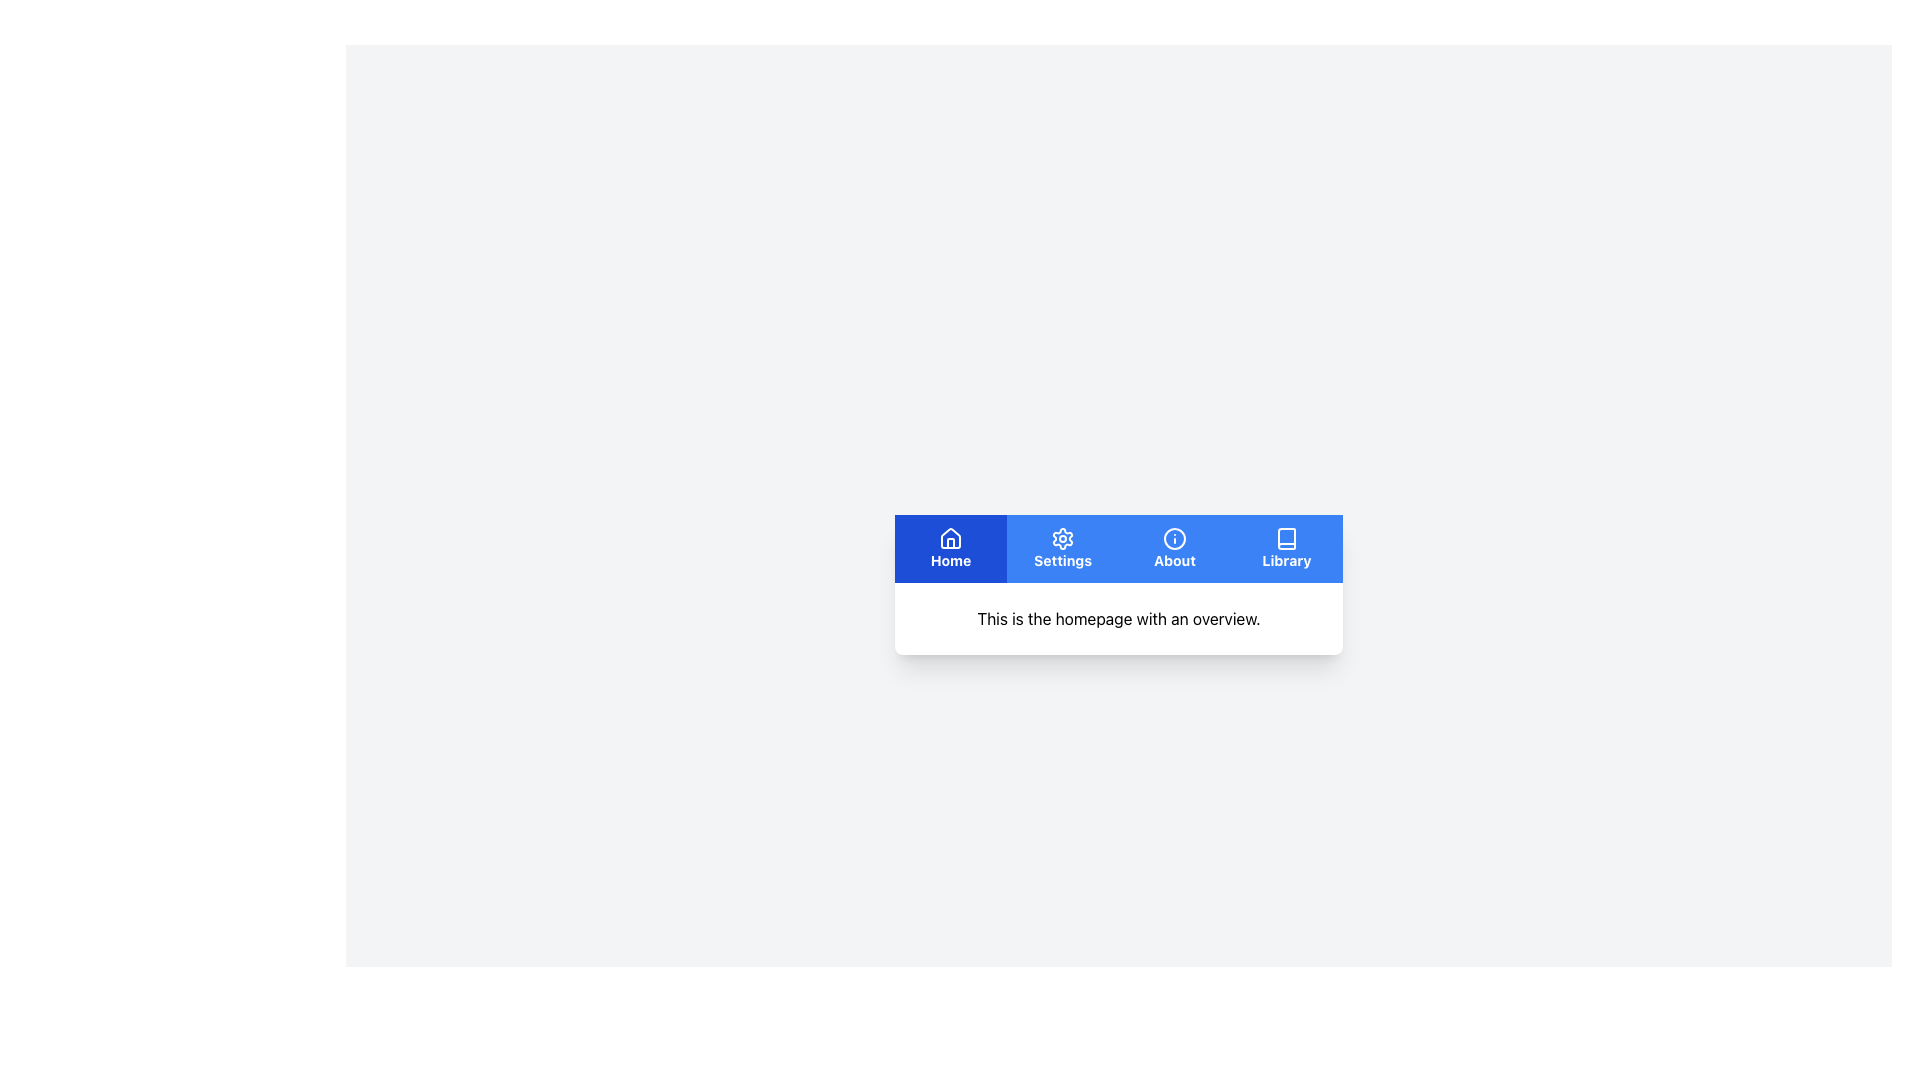  I want to click on the leftmost button in the horizontal navigation bar, so click(949, 548).